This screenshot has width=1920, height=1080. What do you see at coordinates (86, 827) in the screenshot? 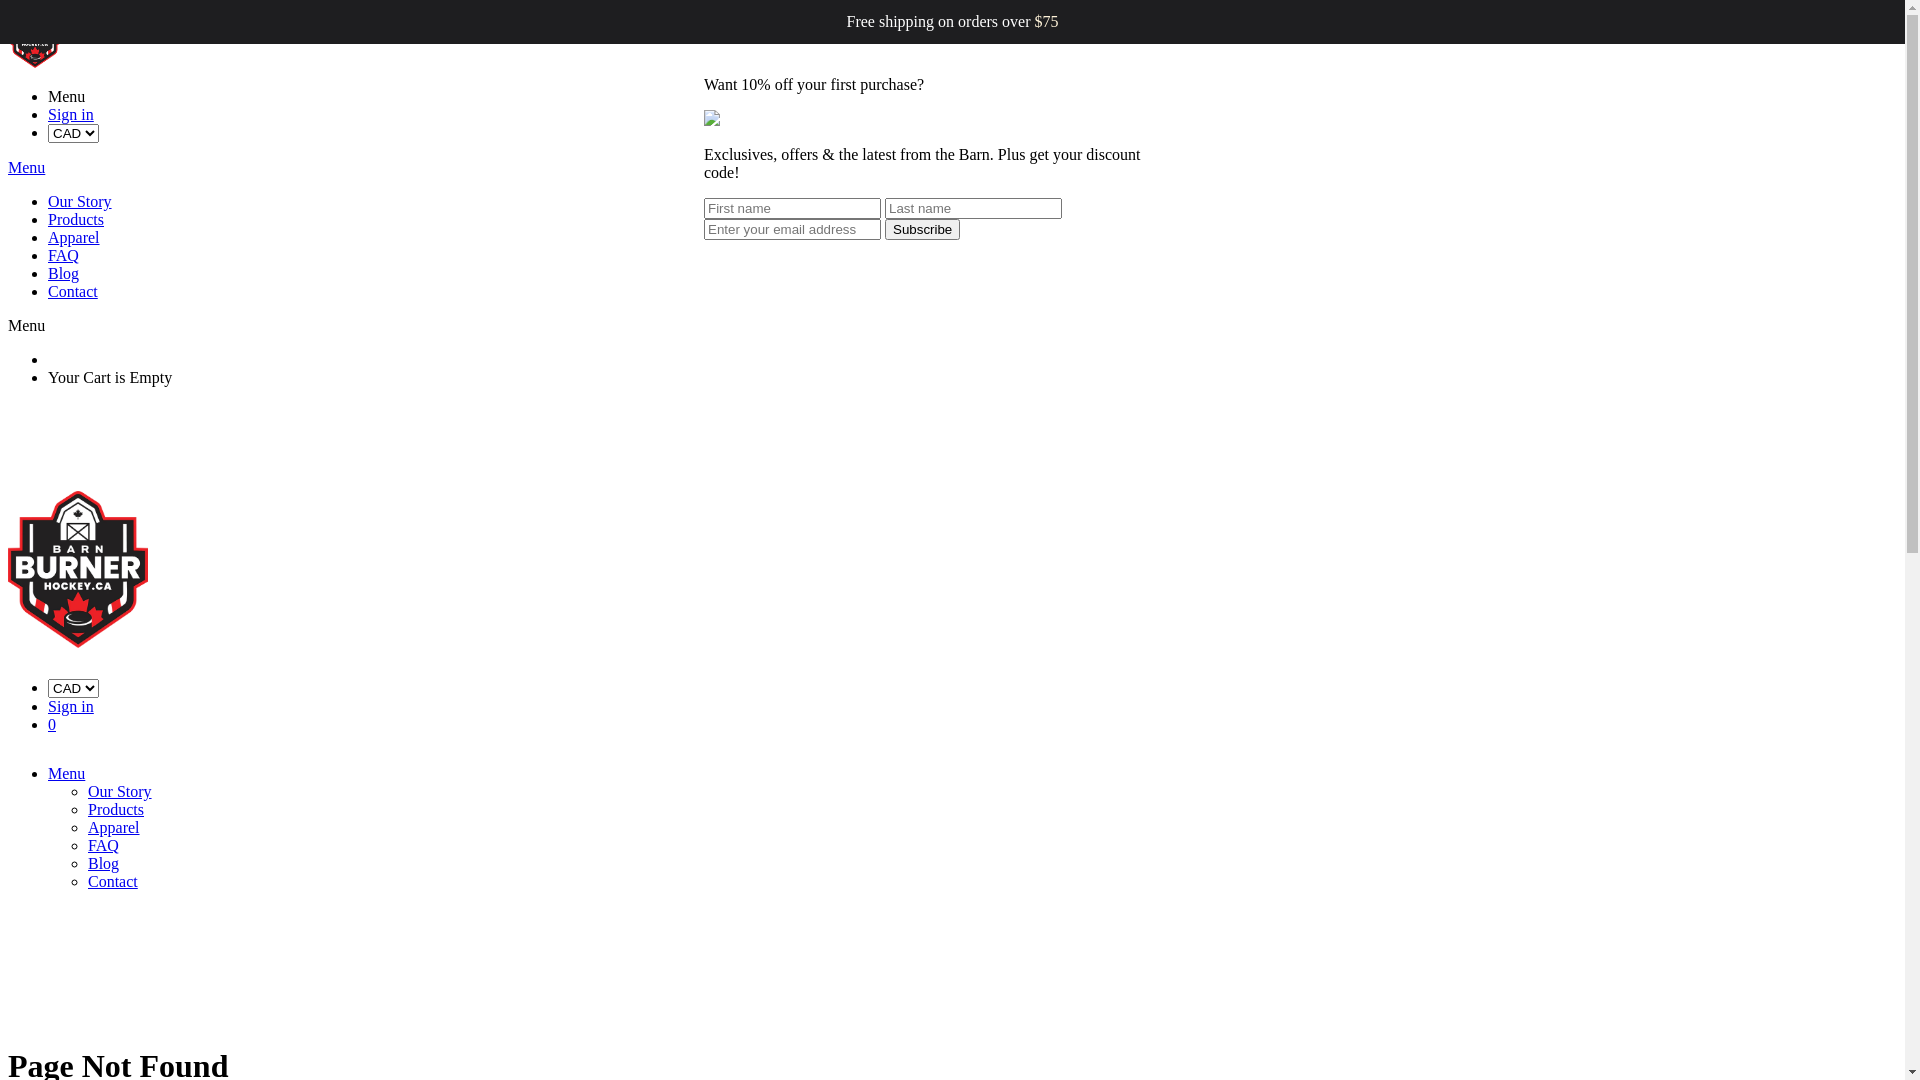
I see `'Apparel'` at bounding box center [86, 827].